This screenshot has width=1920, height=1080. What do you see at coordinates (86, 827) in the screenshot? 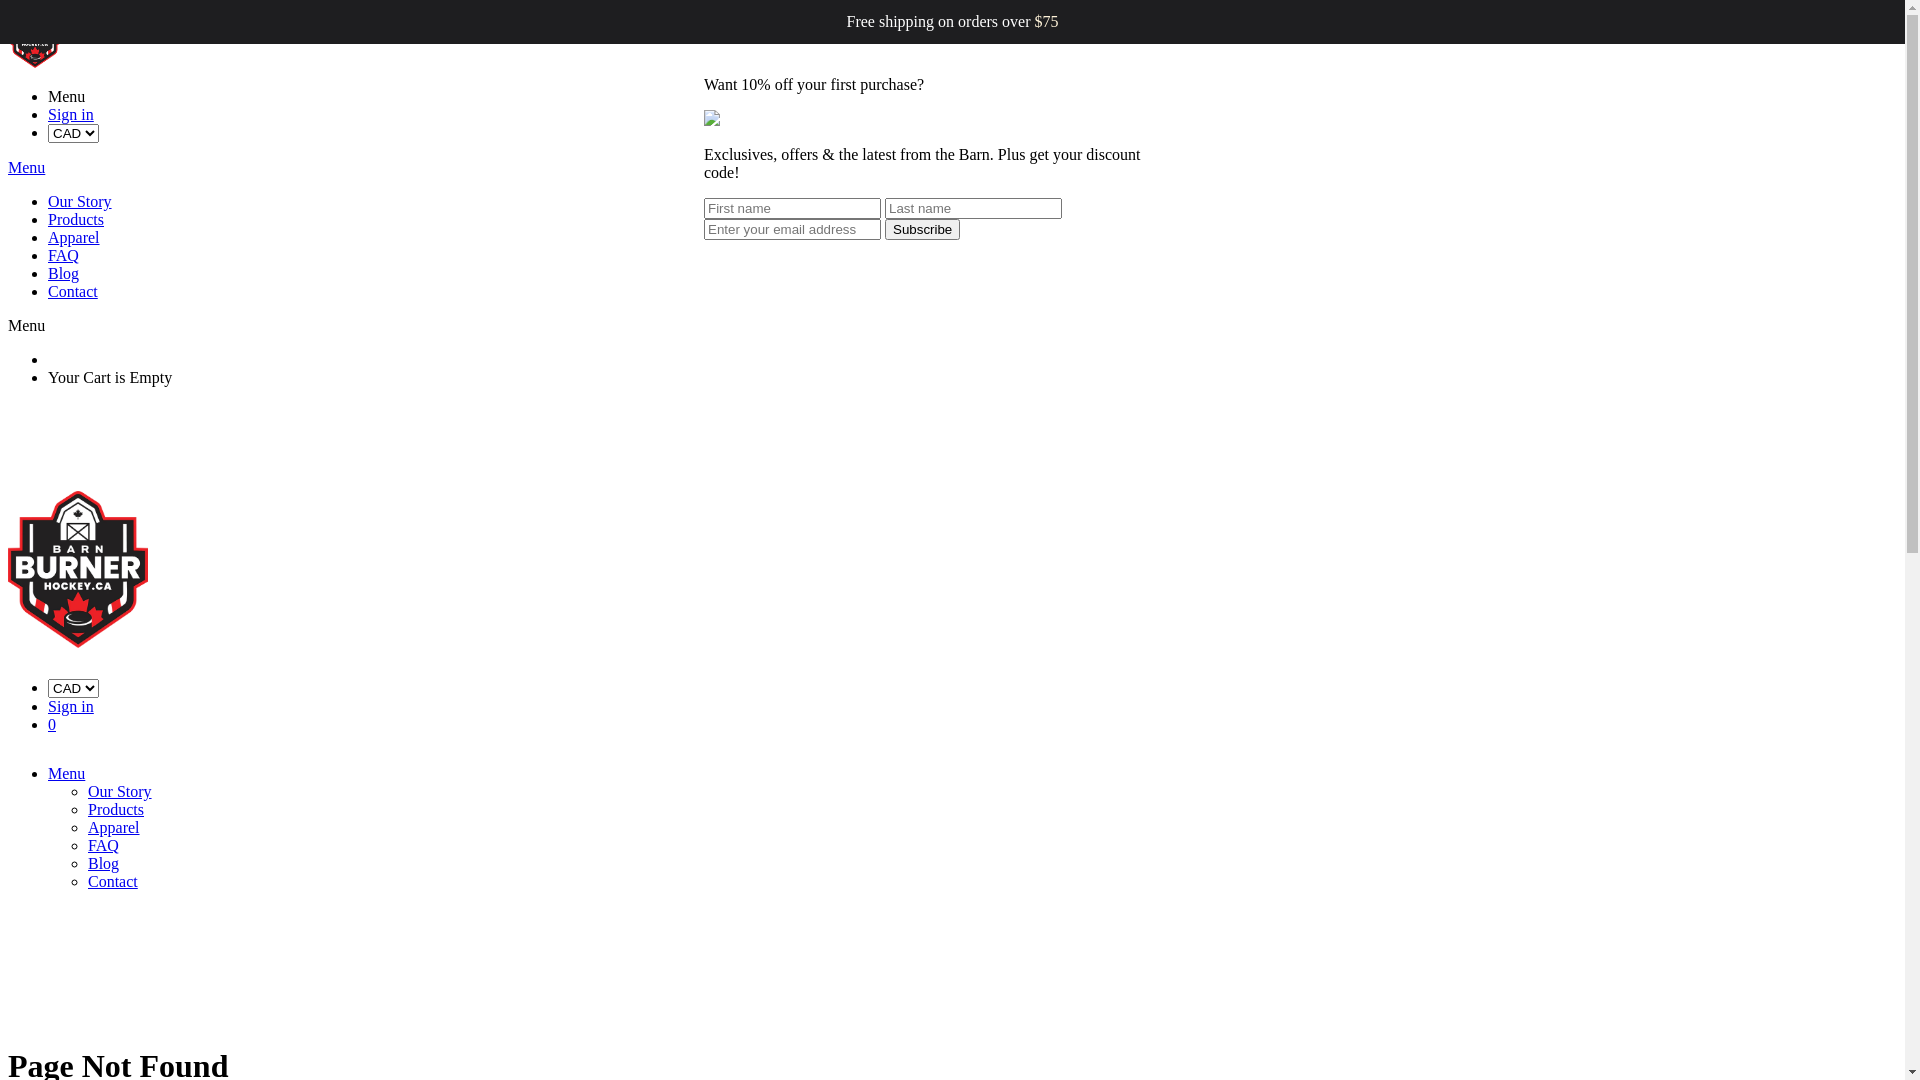
I see `'Apparel'` at bounding box center [86, 827].